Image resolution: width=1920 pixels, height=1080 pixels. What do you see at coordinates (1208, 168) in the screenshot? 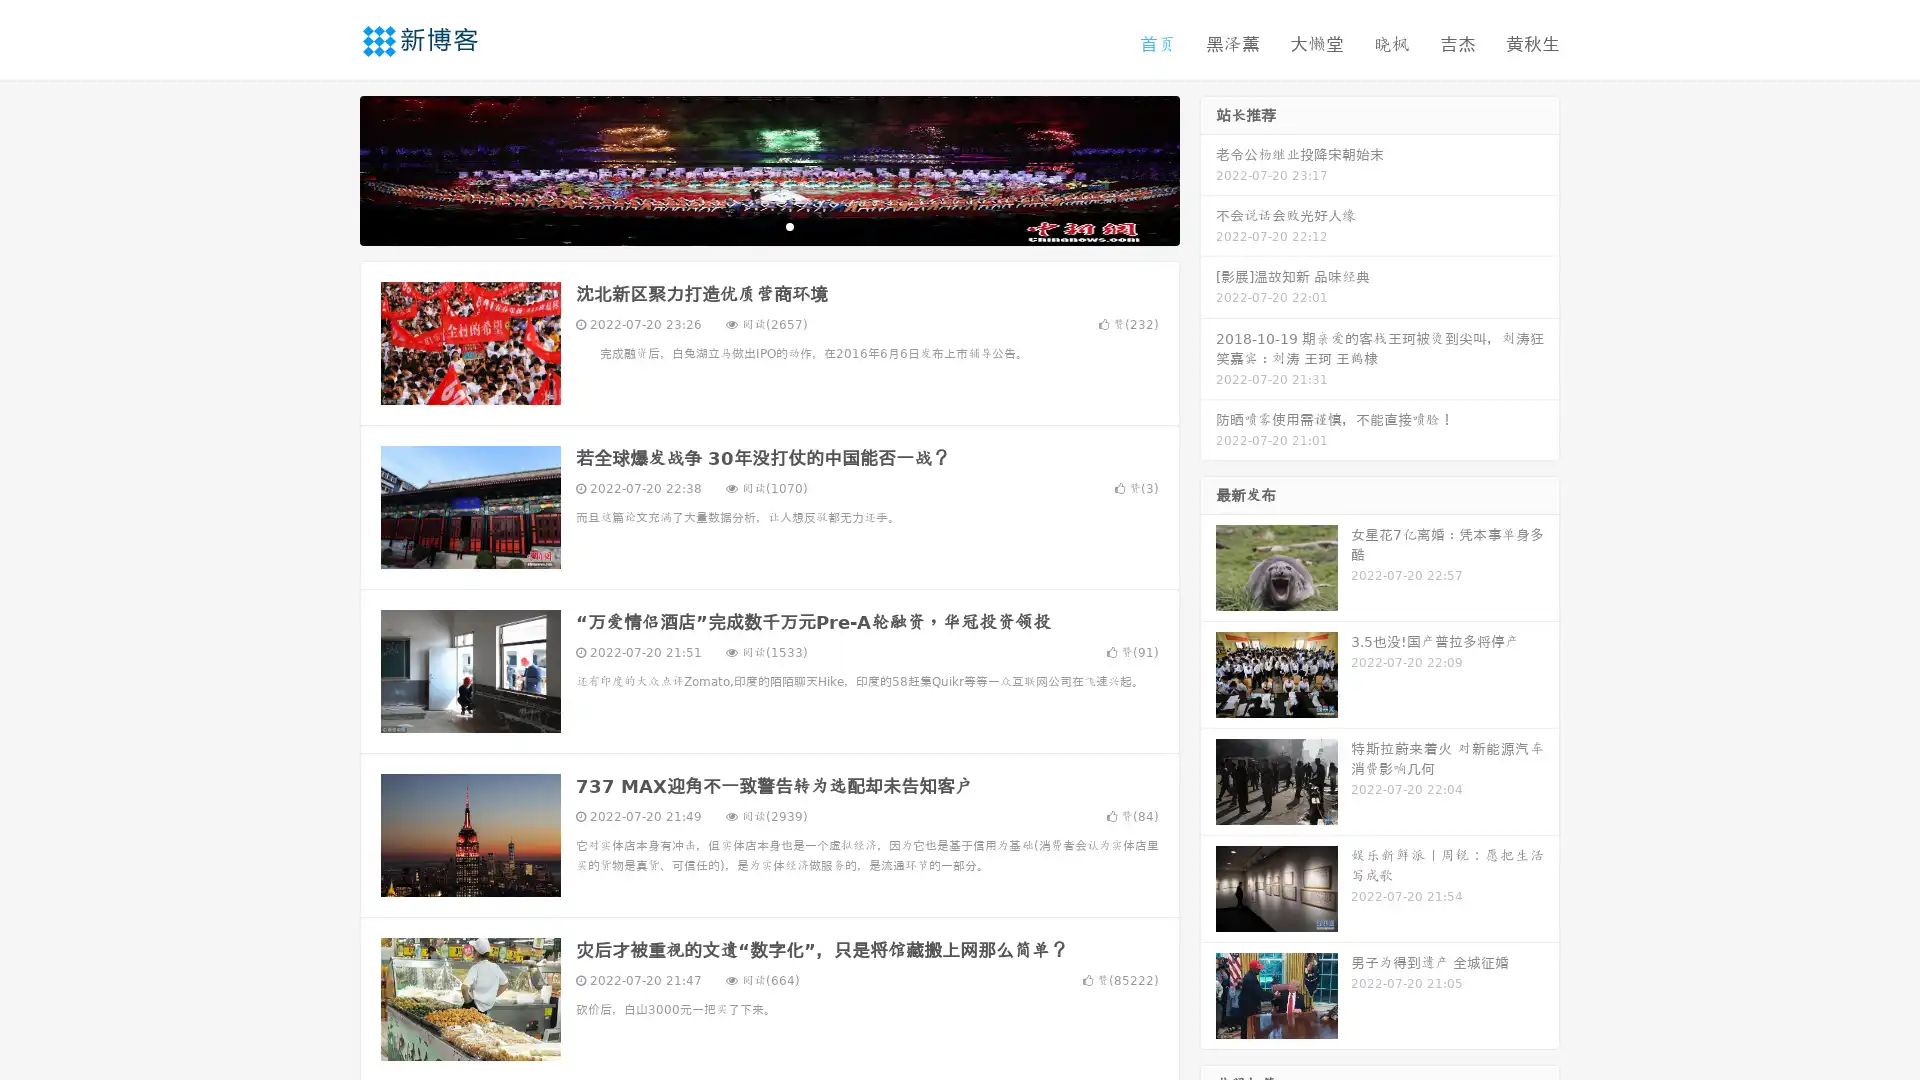
I see `Next slide` at bounding box center [1208, 168].